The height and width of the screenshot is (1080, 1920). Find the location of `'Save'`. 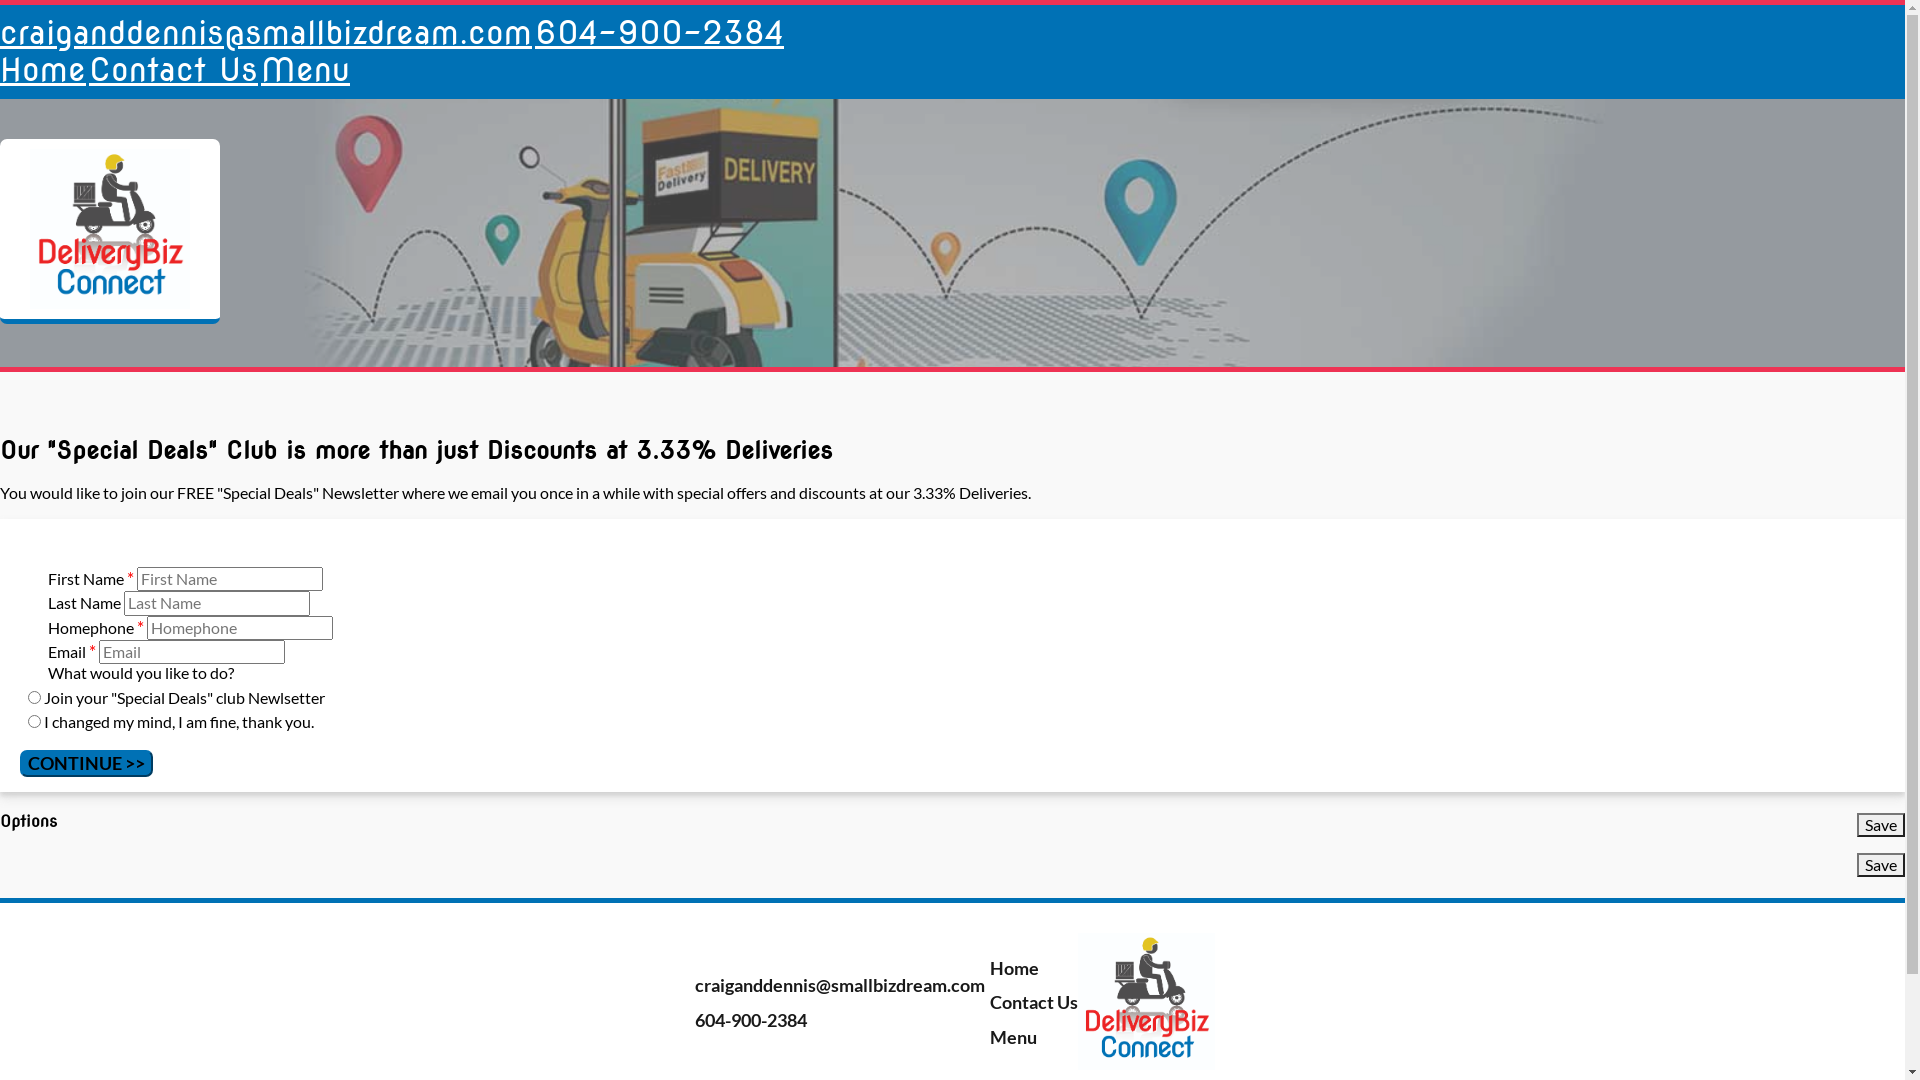

'Save' is located at coordinates (1880, 863).